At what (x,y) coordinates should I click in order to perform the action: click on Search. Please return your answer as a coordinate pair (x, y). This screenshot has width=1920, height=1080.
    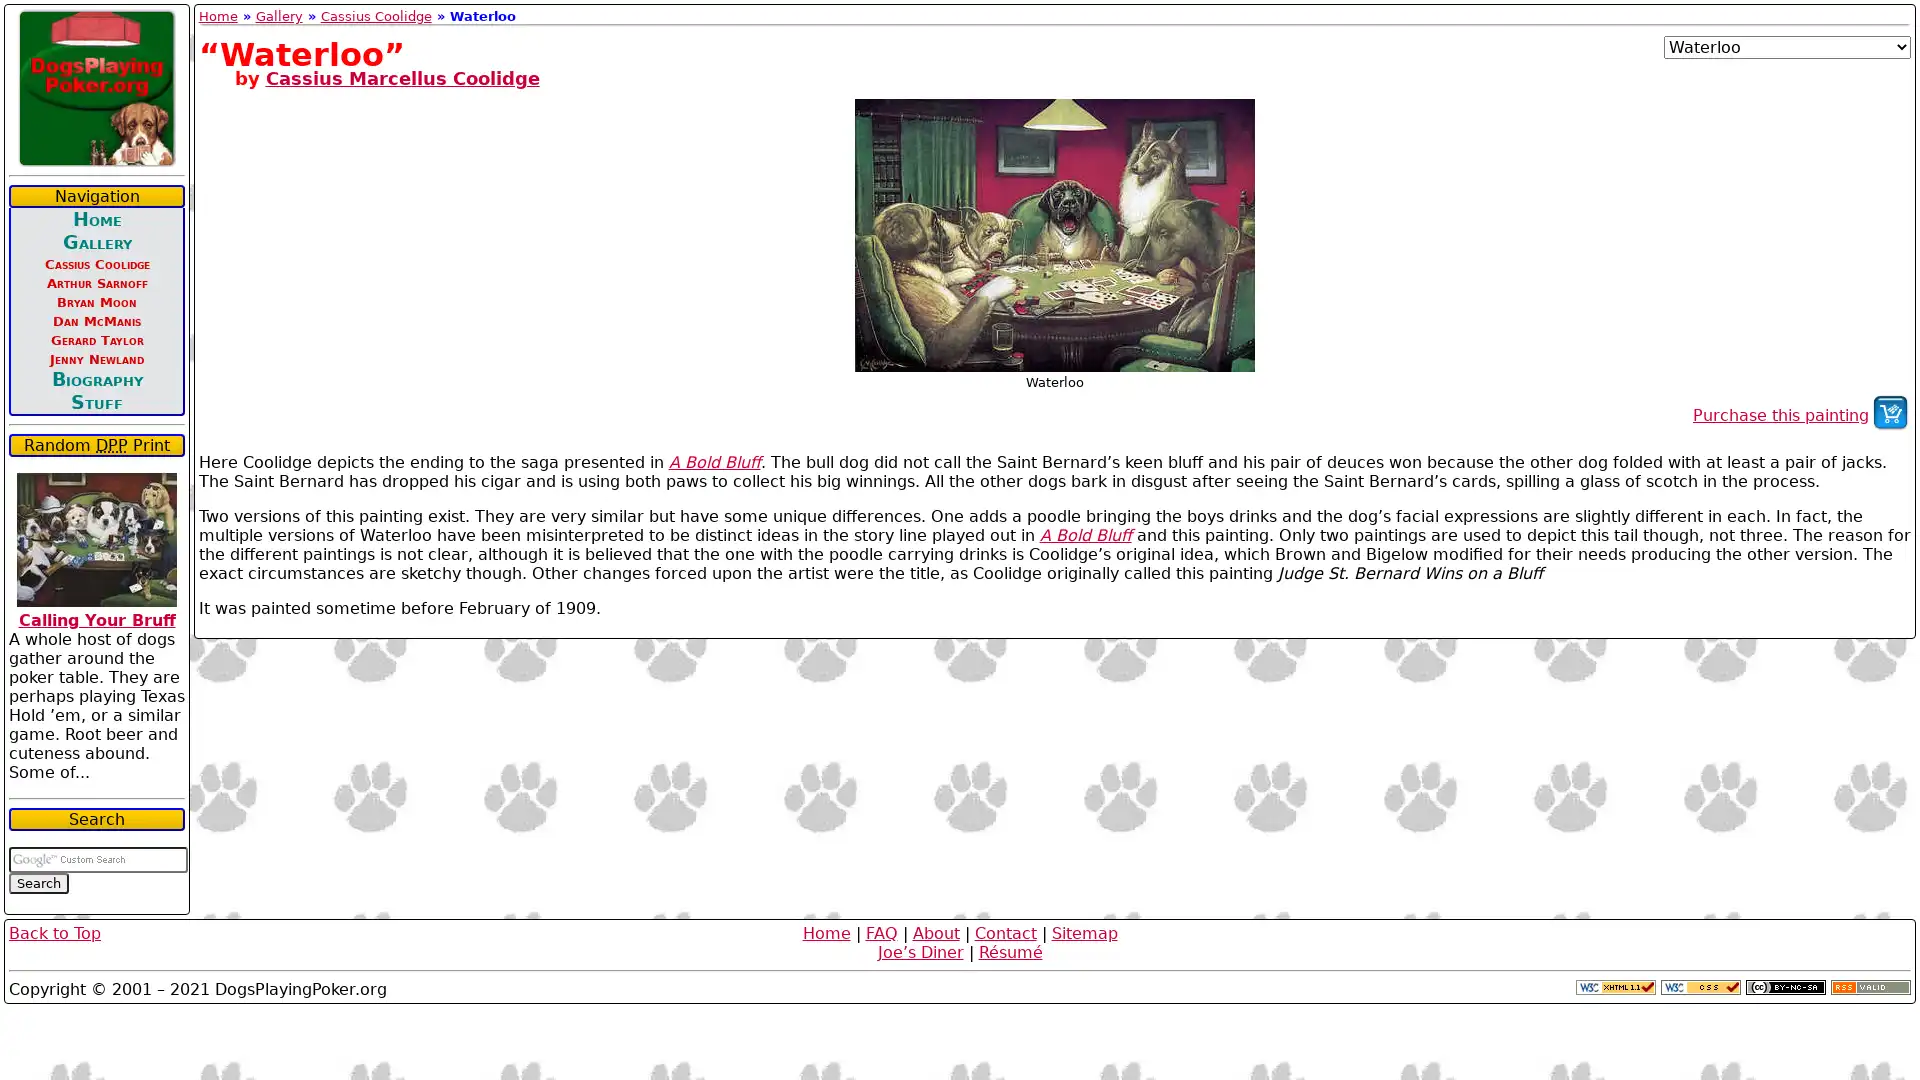
    Looking at the image, I should click on (38, 882).